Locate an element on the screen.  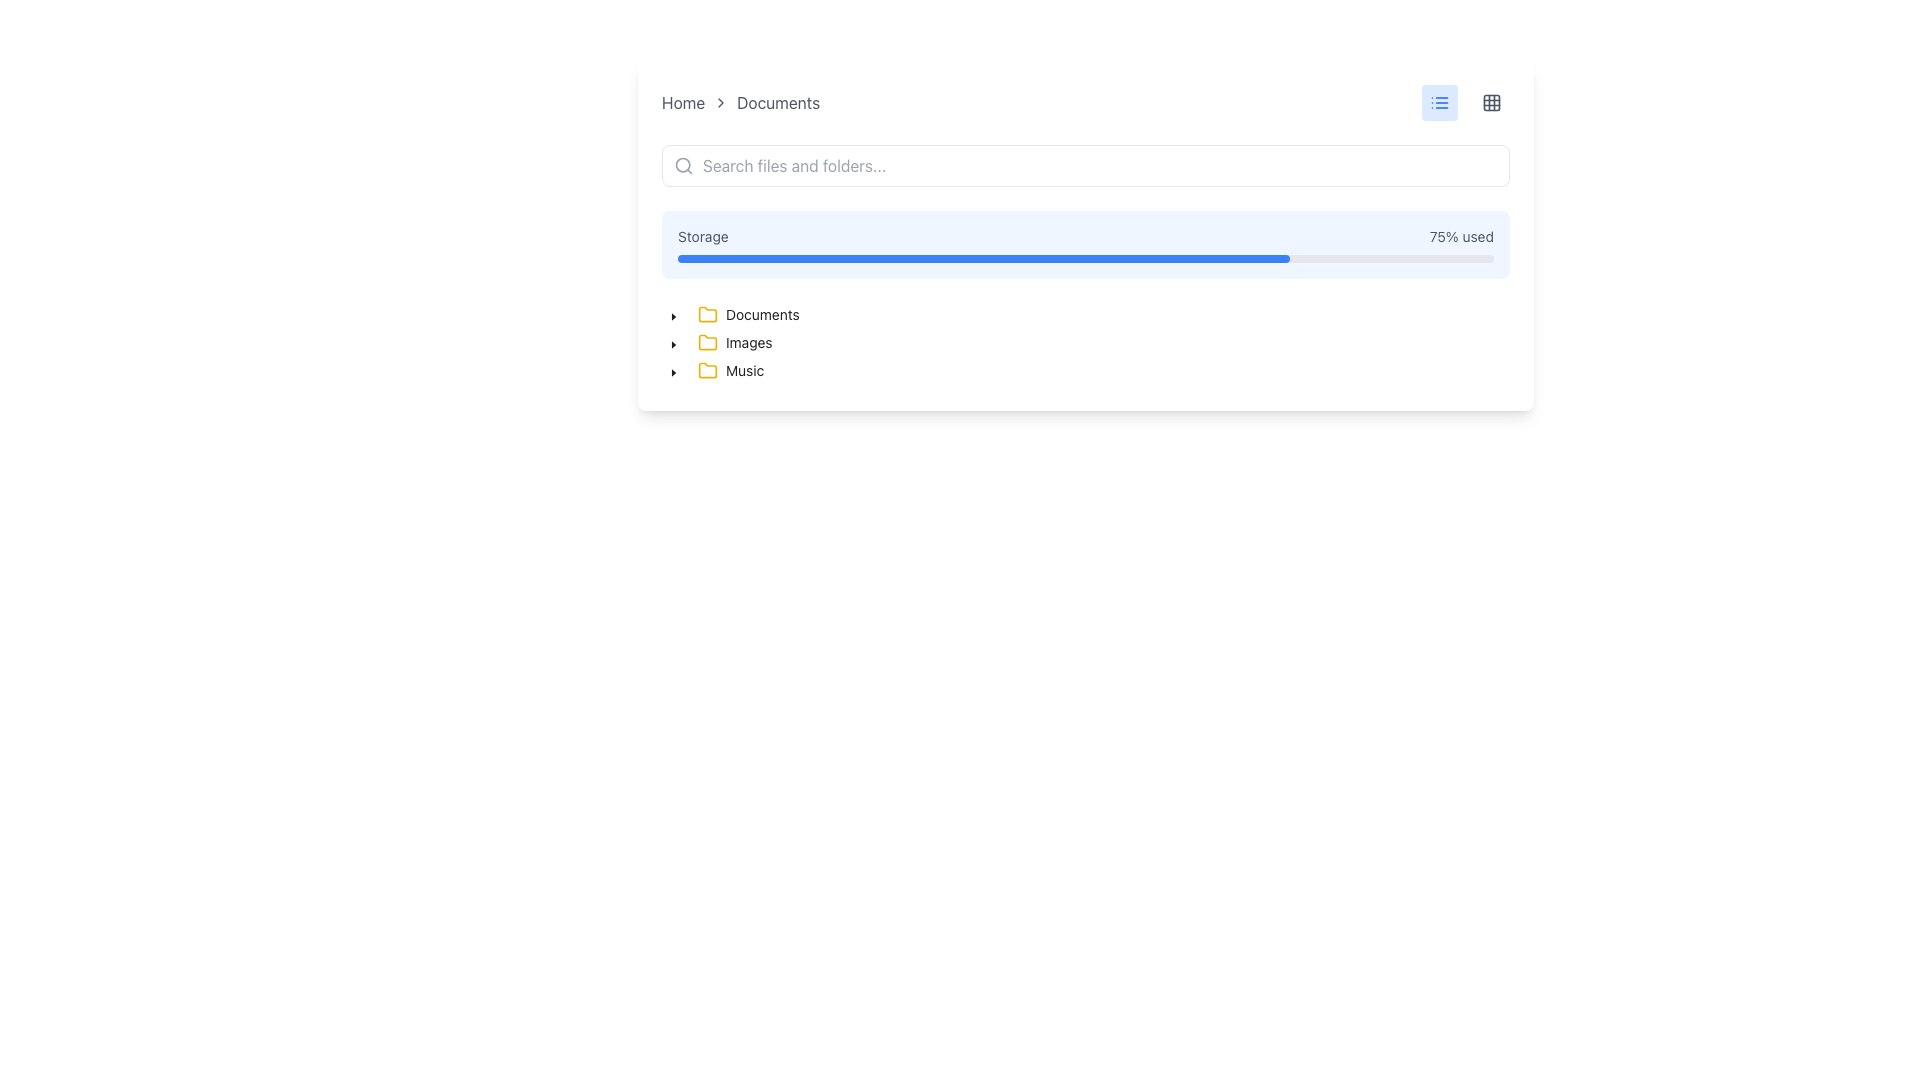
the caret button located to the left of the 'Music' label in the tree structure is located at coordinates (673, 370).